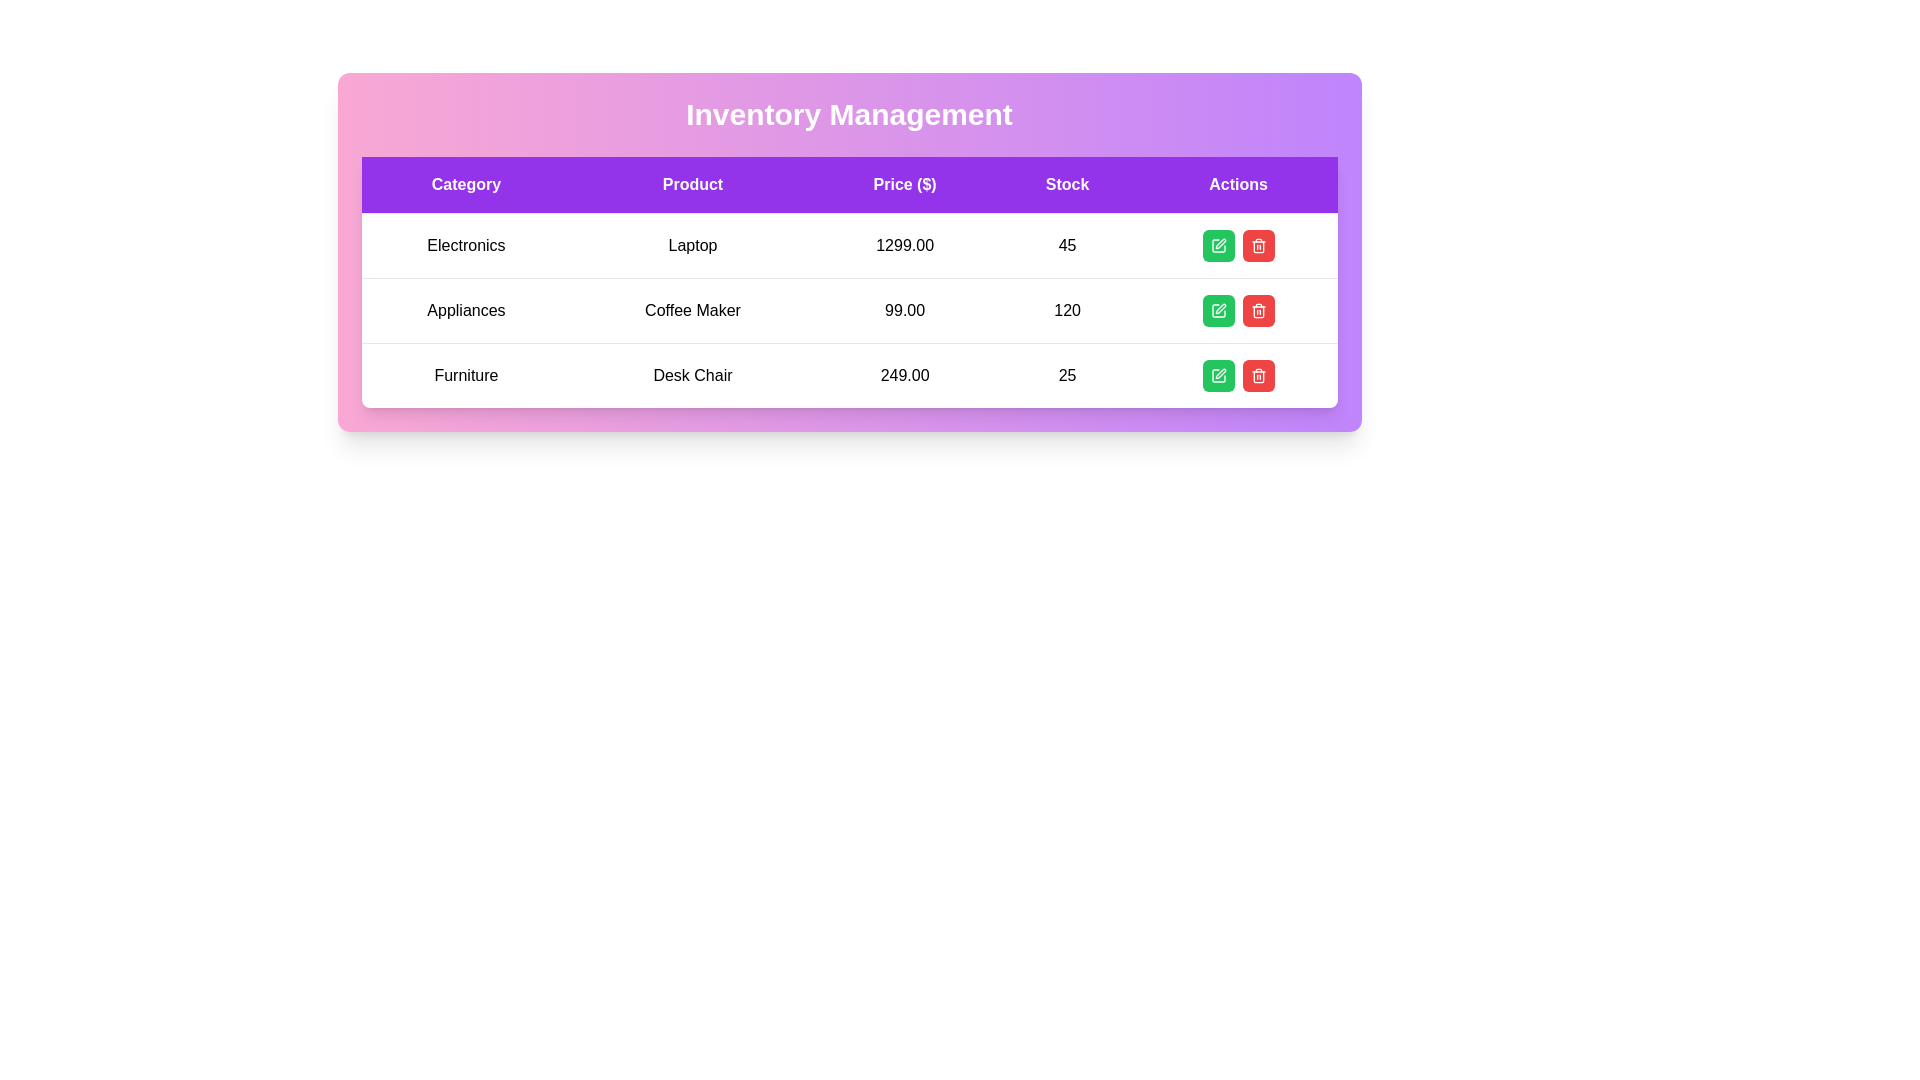  I want to click on the edit button located in the actions column of the third row in the inventory management table, so click(1217, 375).